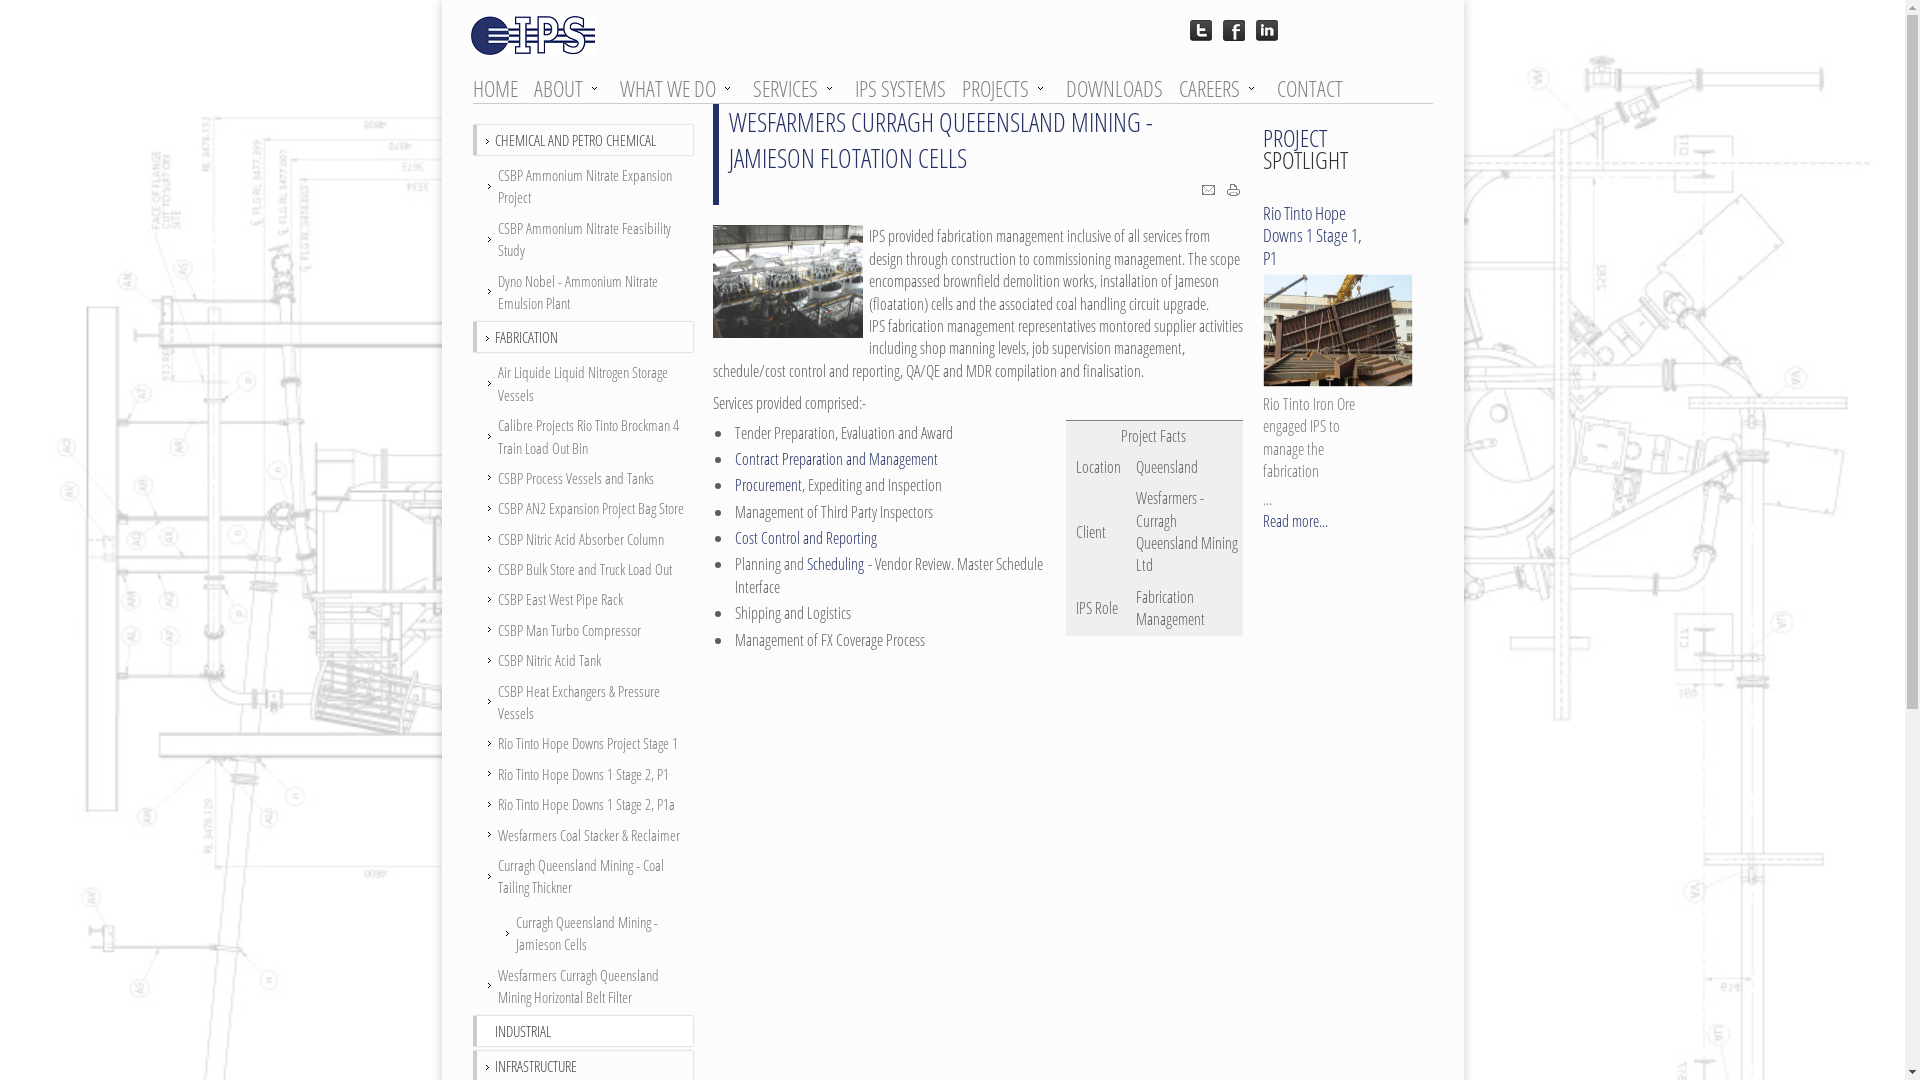 The height and width of the screenshot is (1080, 1920). What do you see at coordinates (1121, 87) in the screenshot?
I see `'DOWNLOADS'` at bounding box center [1121, 87].